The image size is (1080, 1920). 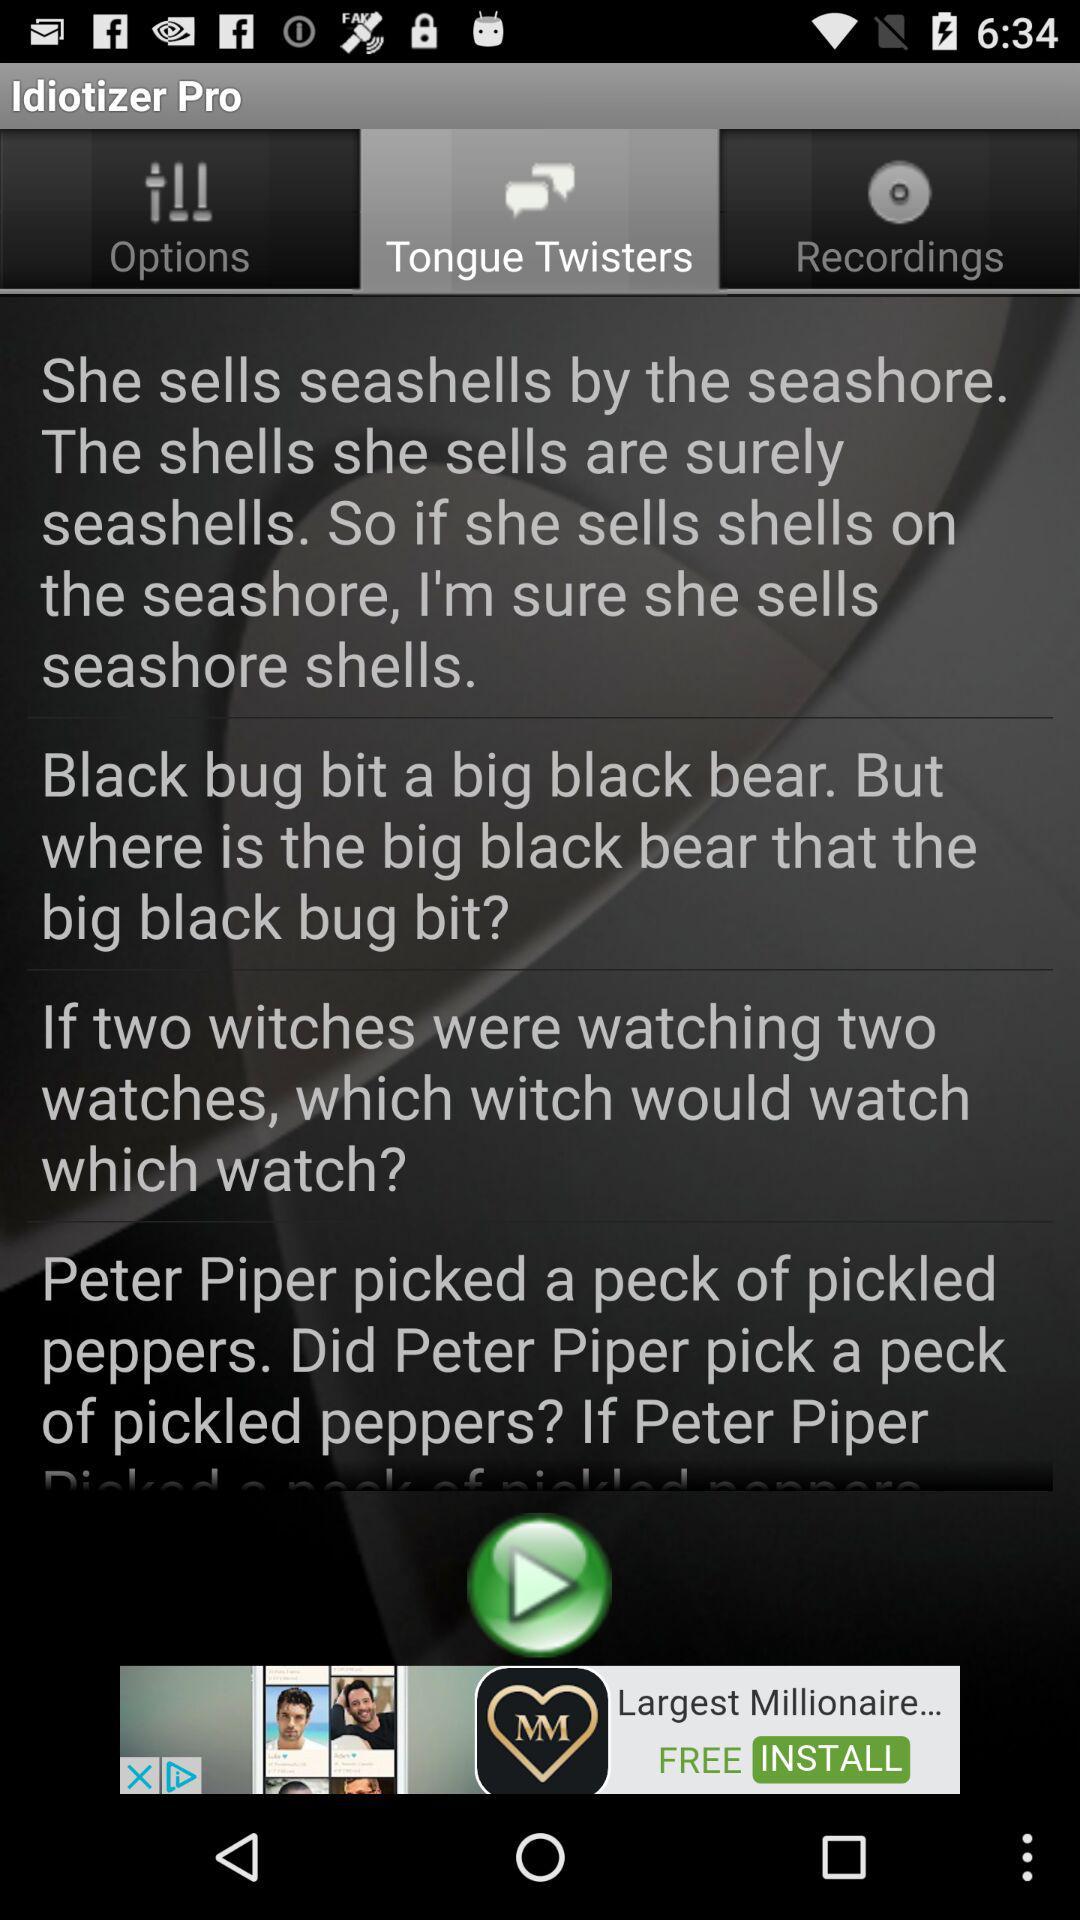 I want to click on play, so click(x=538, y=1584).